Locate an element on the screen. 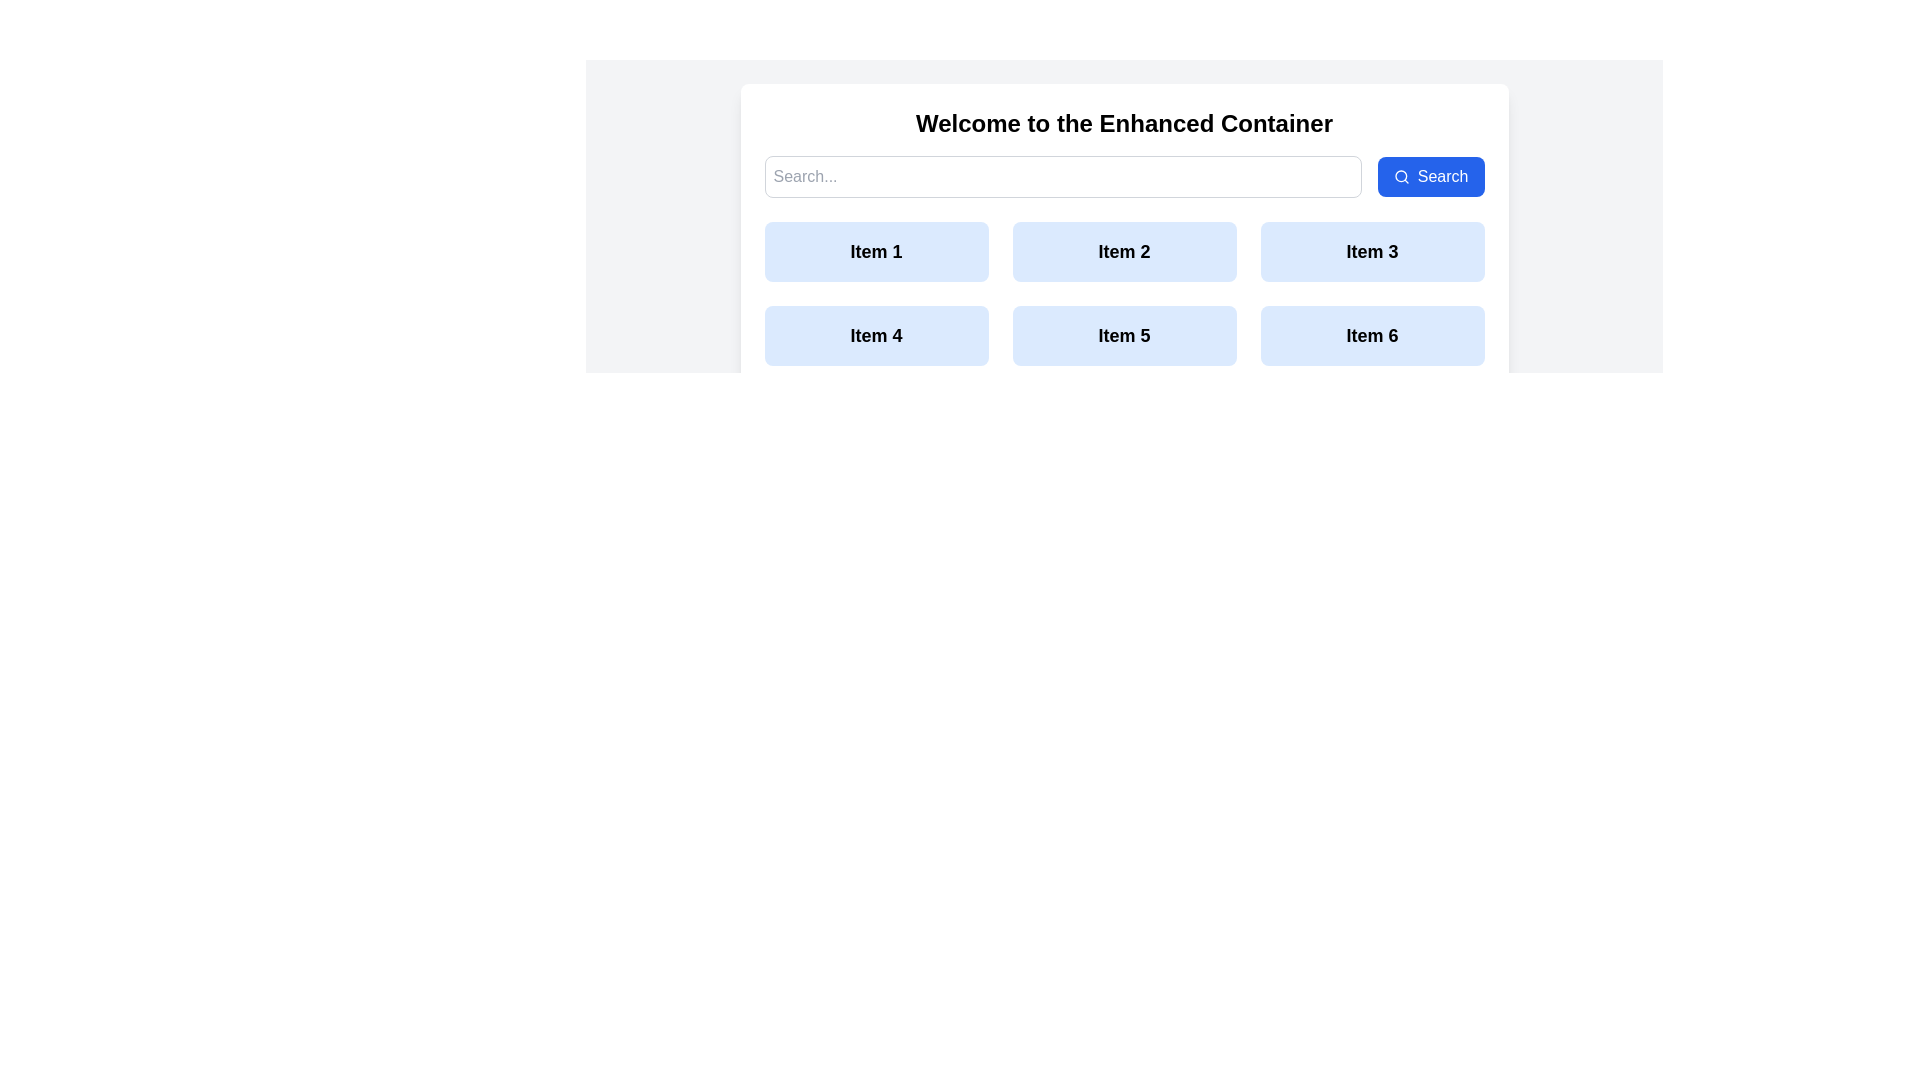  the rectangular button with a blue background and bold black text 'Item 4' is located at coordinates (876, 334).